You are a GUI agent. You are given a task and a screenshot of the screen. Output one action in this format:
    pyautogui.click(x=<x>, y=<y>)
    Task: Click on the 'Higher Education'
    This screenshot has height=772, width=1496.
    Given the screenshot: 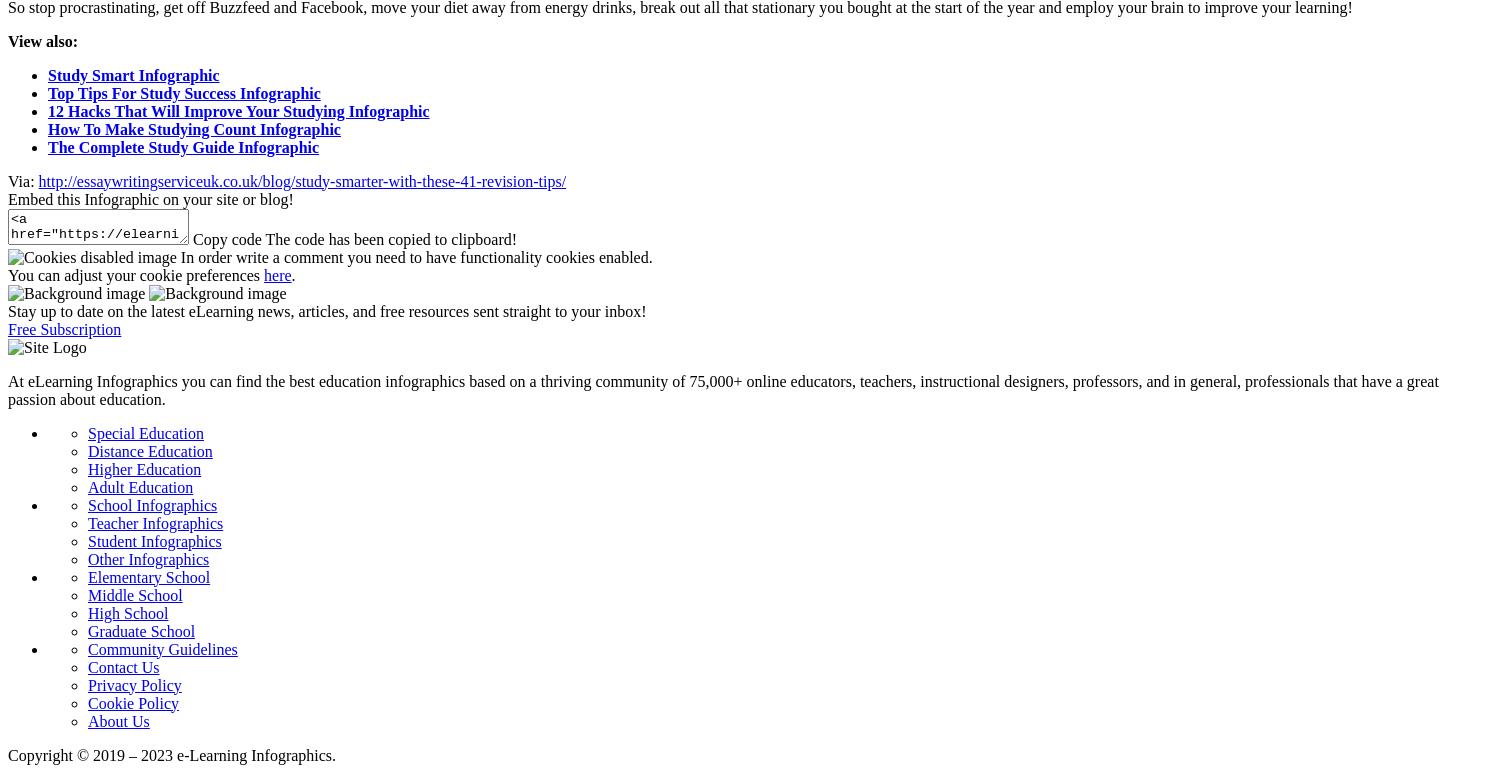 What is the action you would take?
    pyautogui.click(x=87, y=468)
    